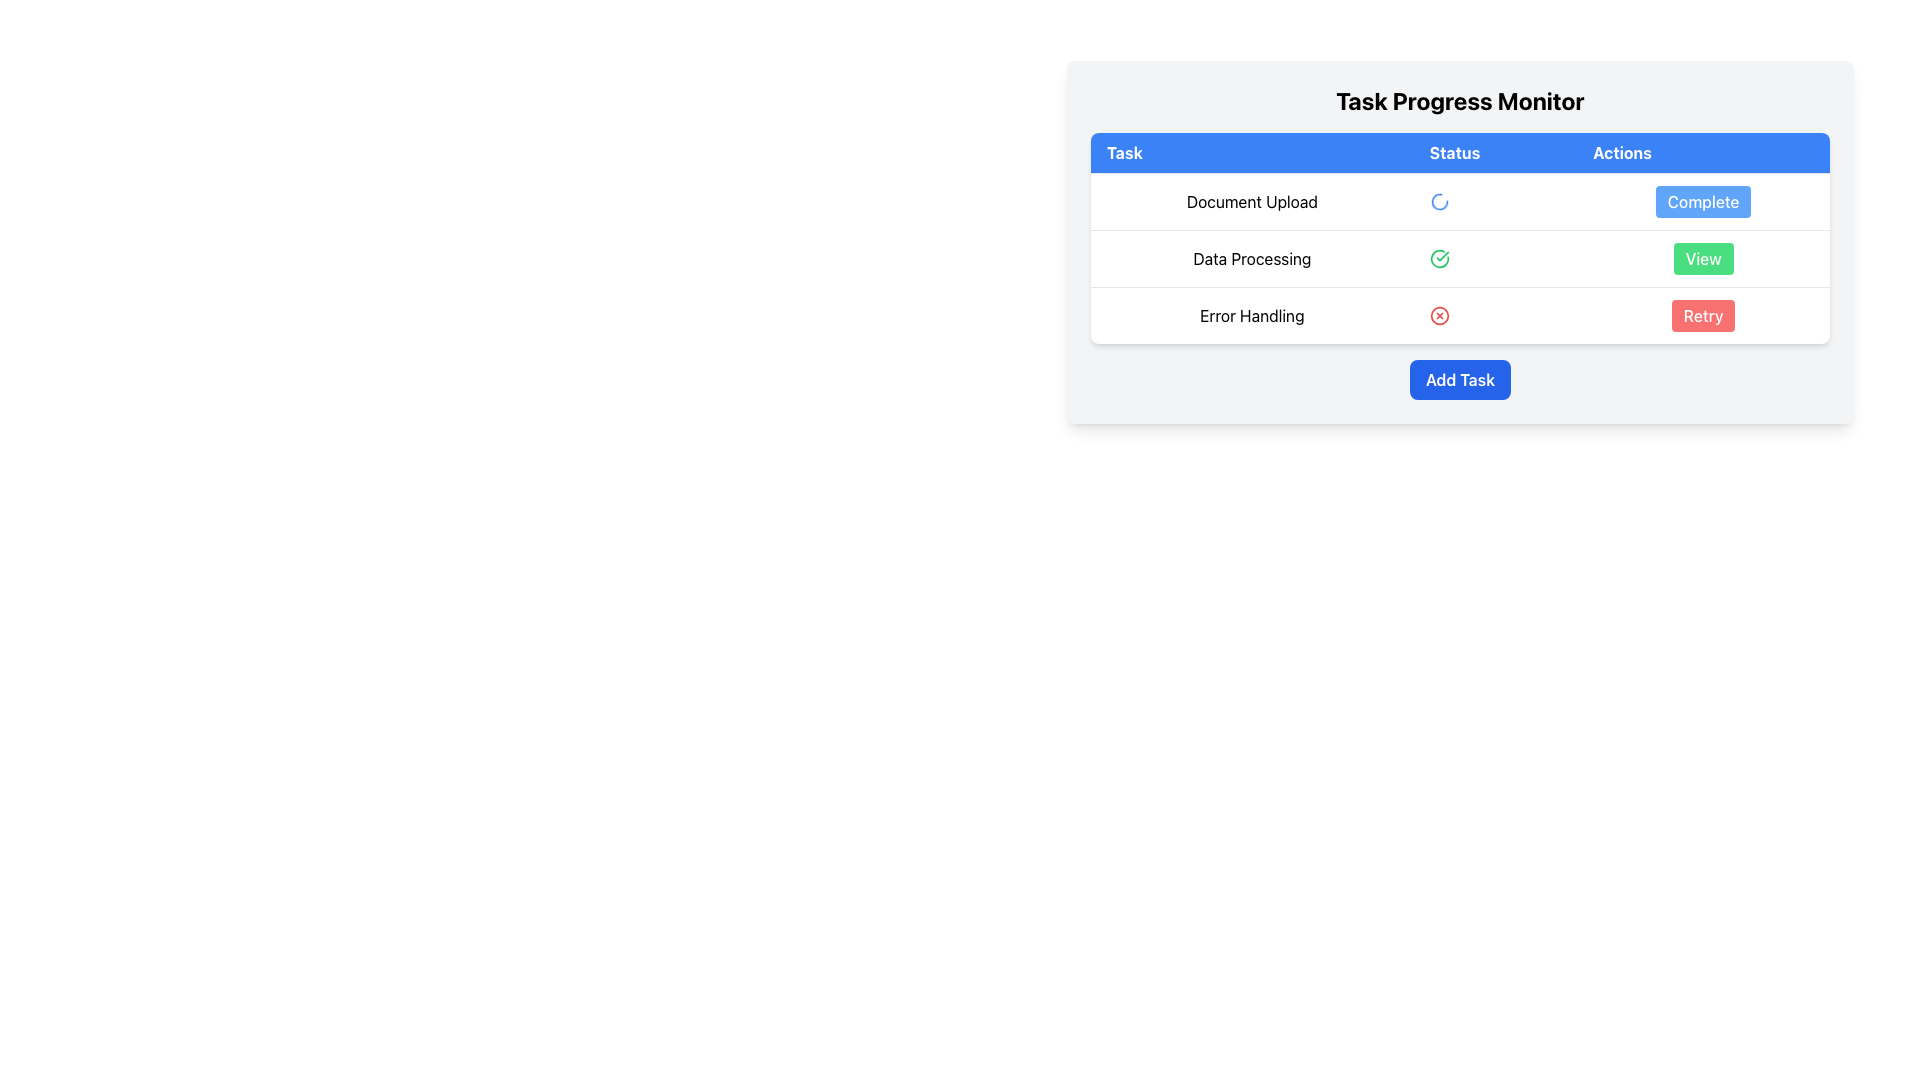 The height and width of the screenshot is (1080, 1920). Describe the element at coordinates (1438, 257) in the screenshot. I see `the green checkmark circle icon in the 'Status' column of the second row in the 'Task Progress Monitor' table to observe the status it signifies` at that location.